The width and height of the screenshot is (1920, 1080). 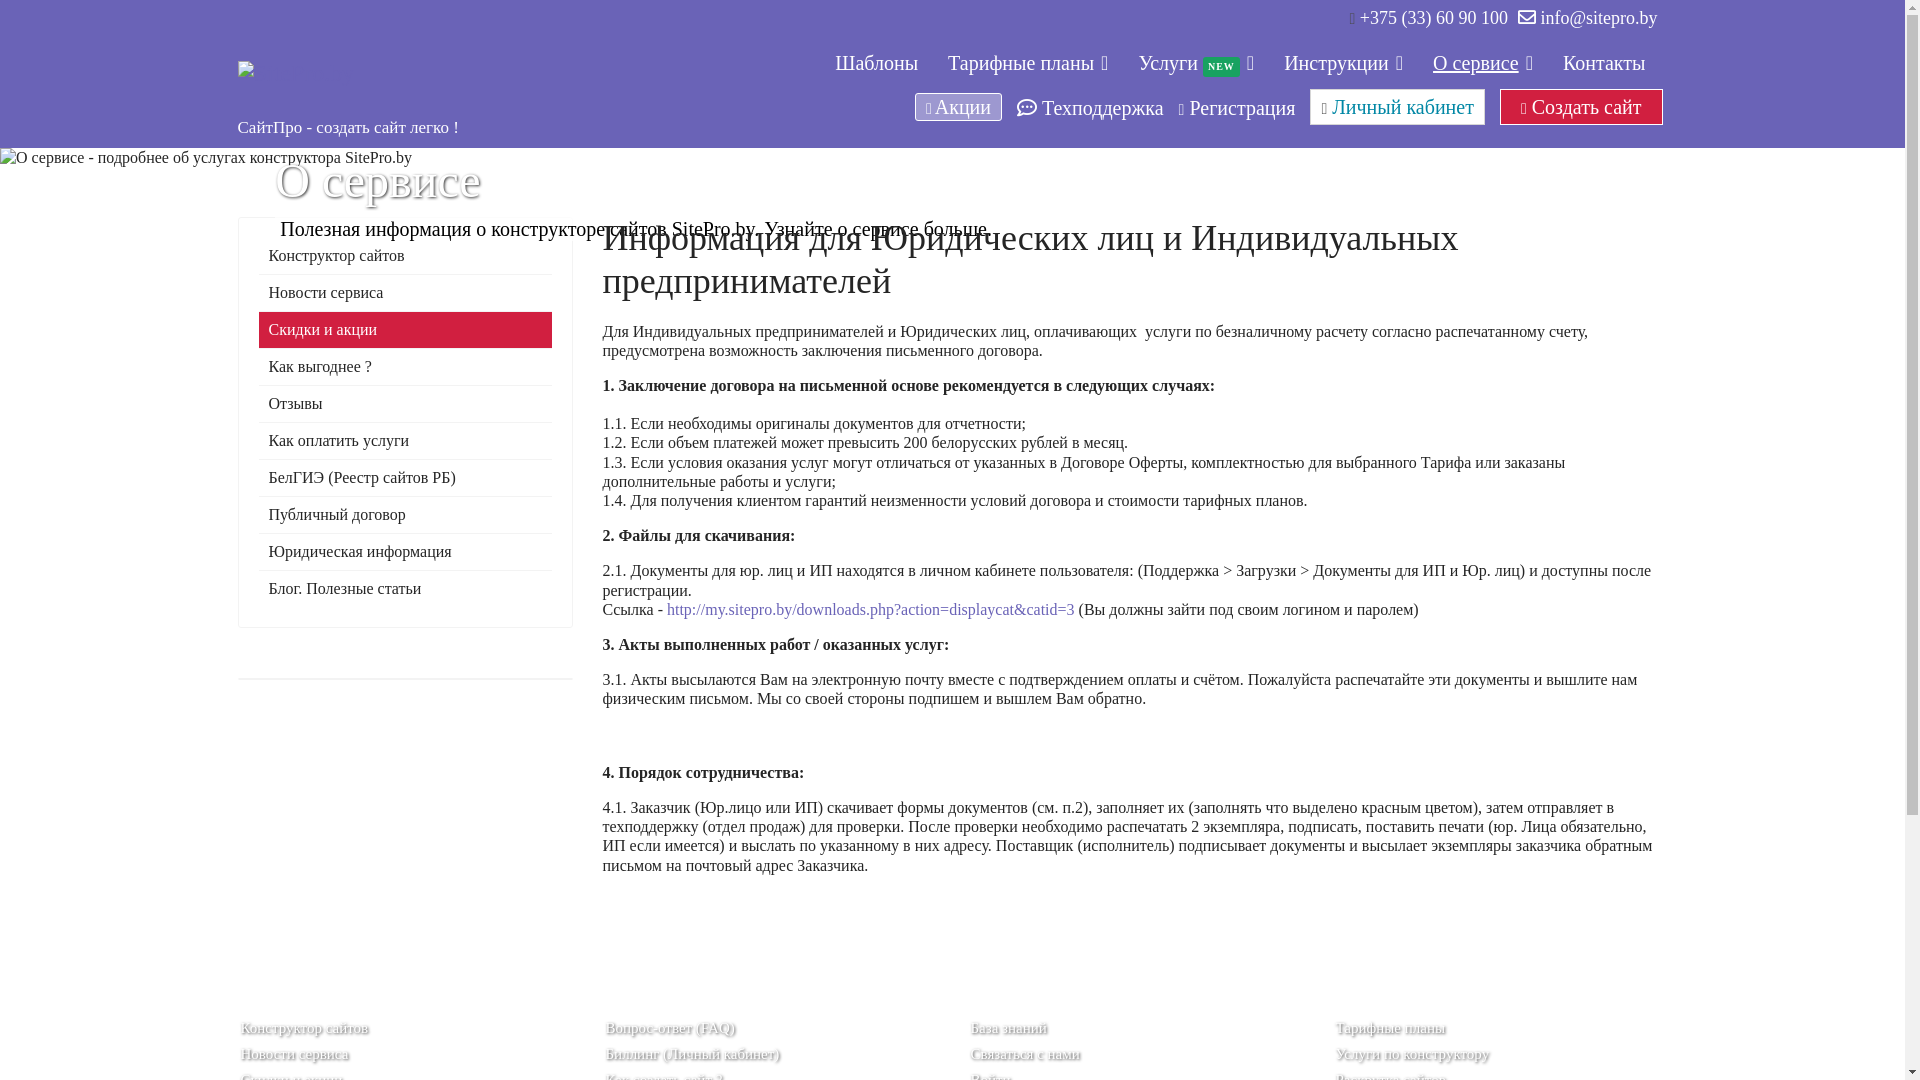 I want to click on 'http://my.sitepro.by/downloads.php?action=displaycat&catid=3', so click(x=870, y=608).